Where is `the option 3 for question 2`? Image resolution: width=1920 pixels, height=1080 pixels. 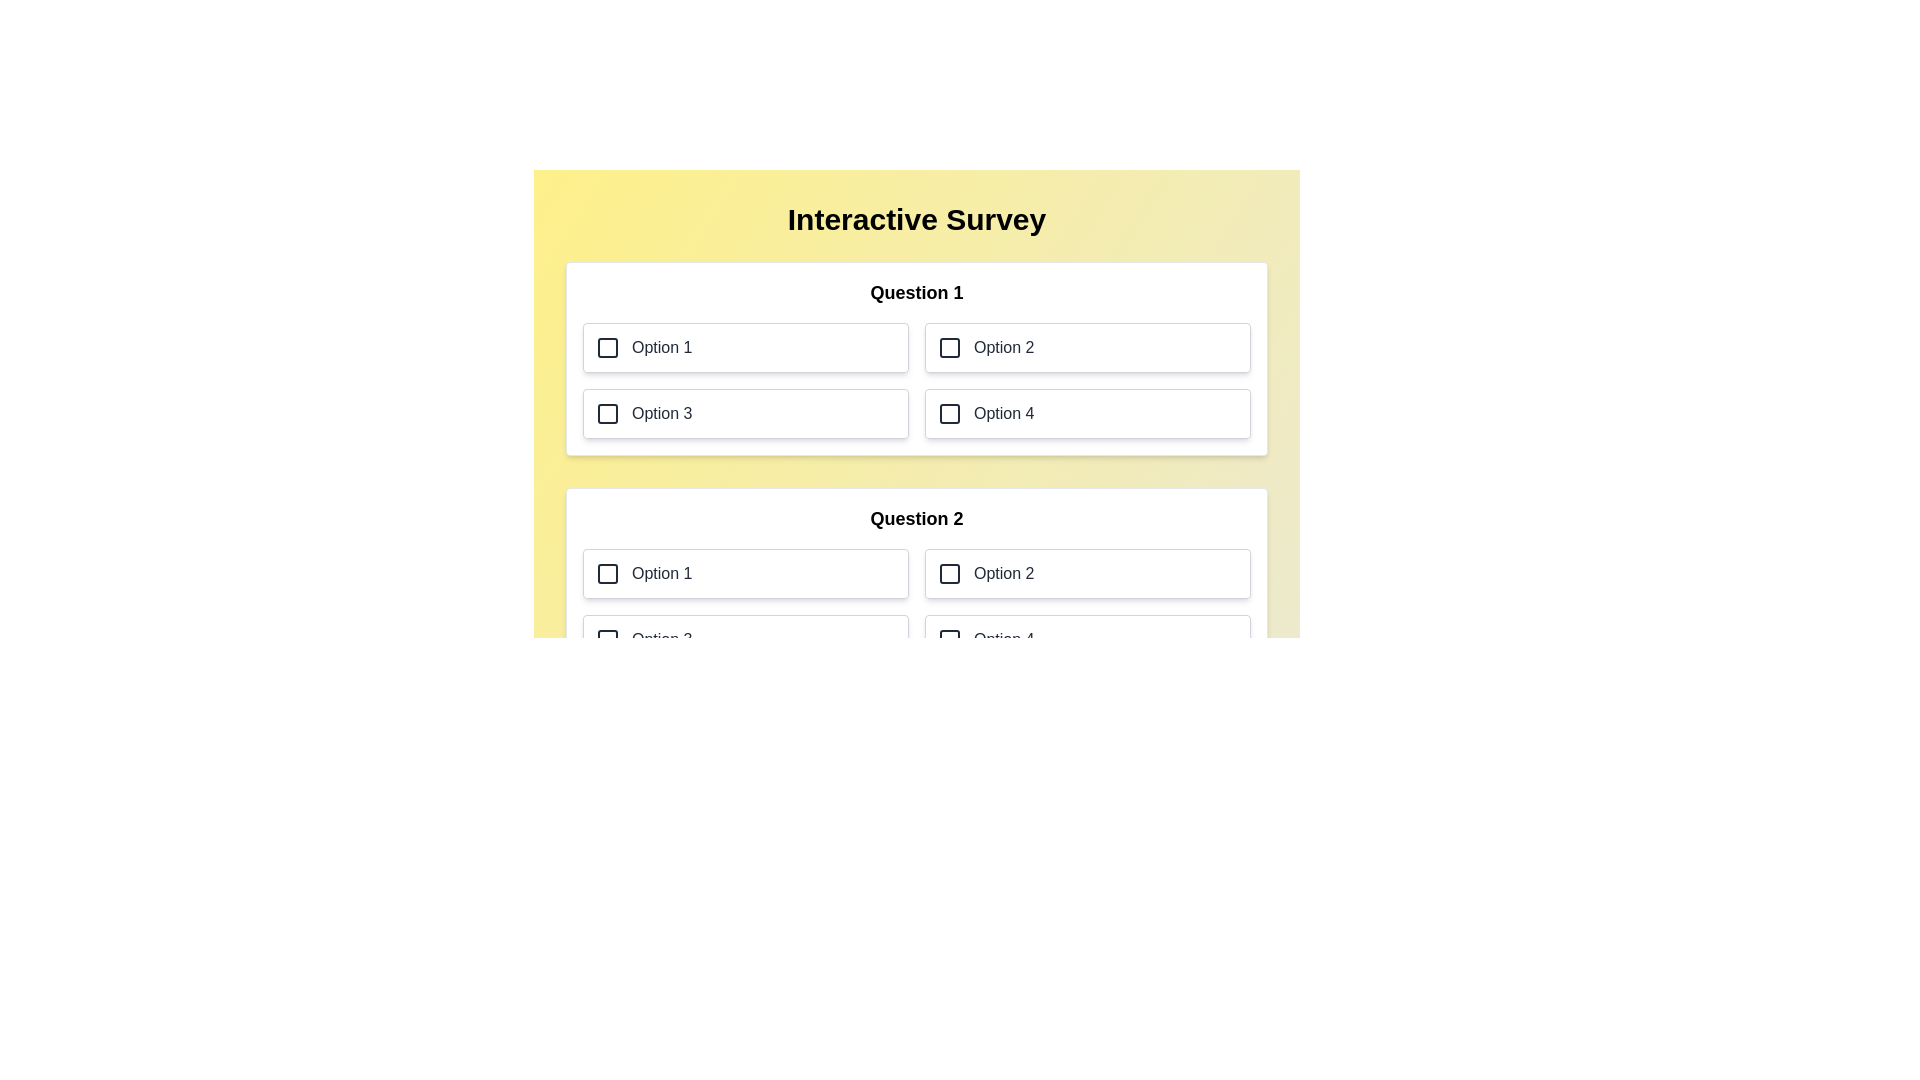 the option 3 for question 2 is located at coordinates (744, 640).